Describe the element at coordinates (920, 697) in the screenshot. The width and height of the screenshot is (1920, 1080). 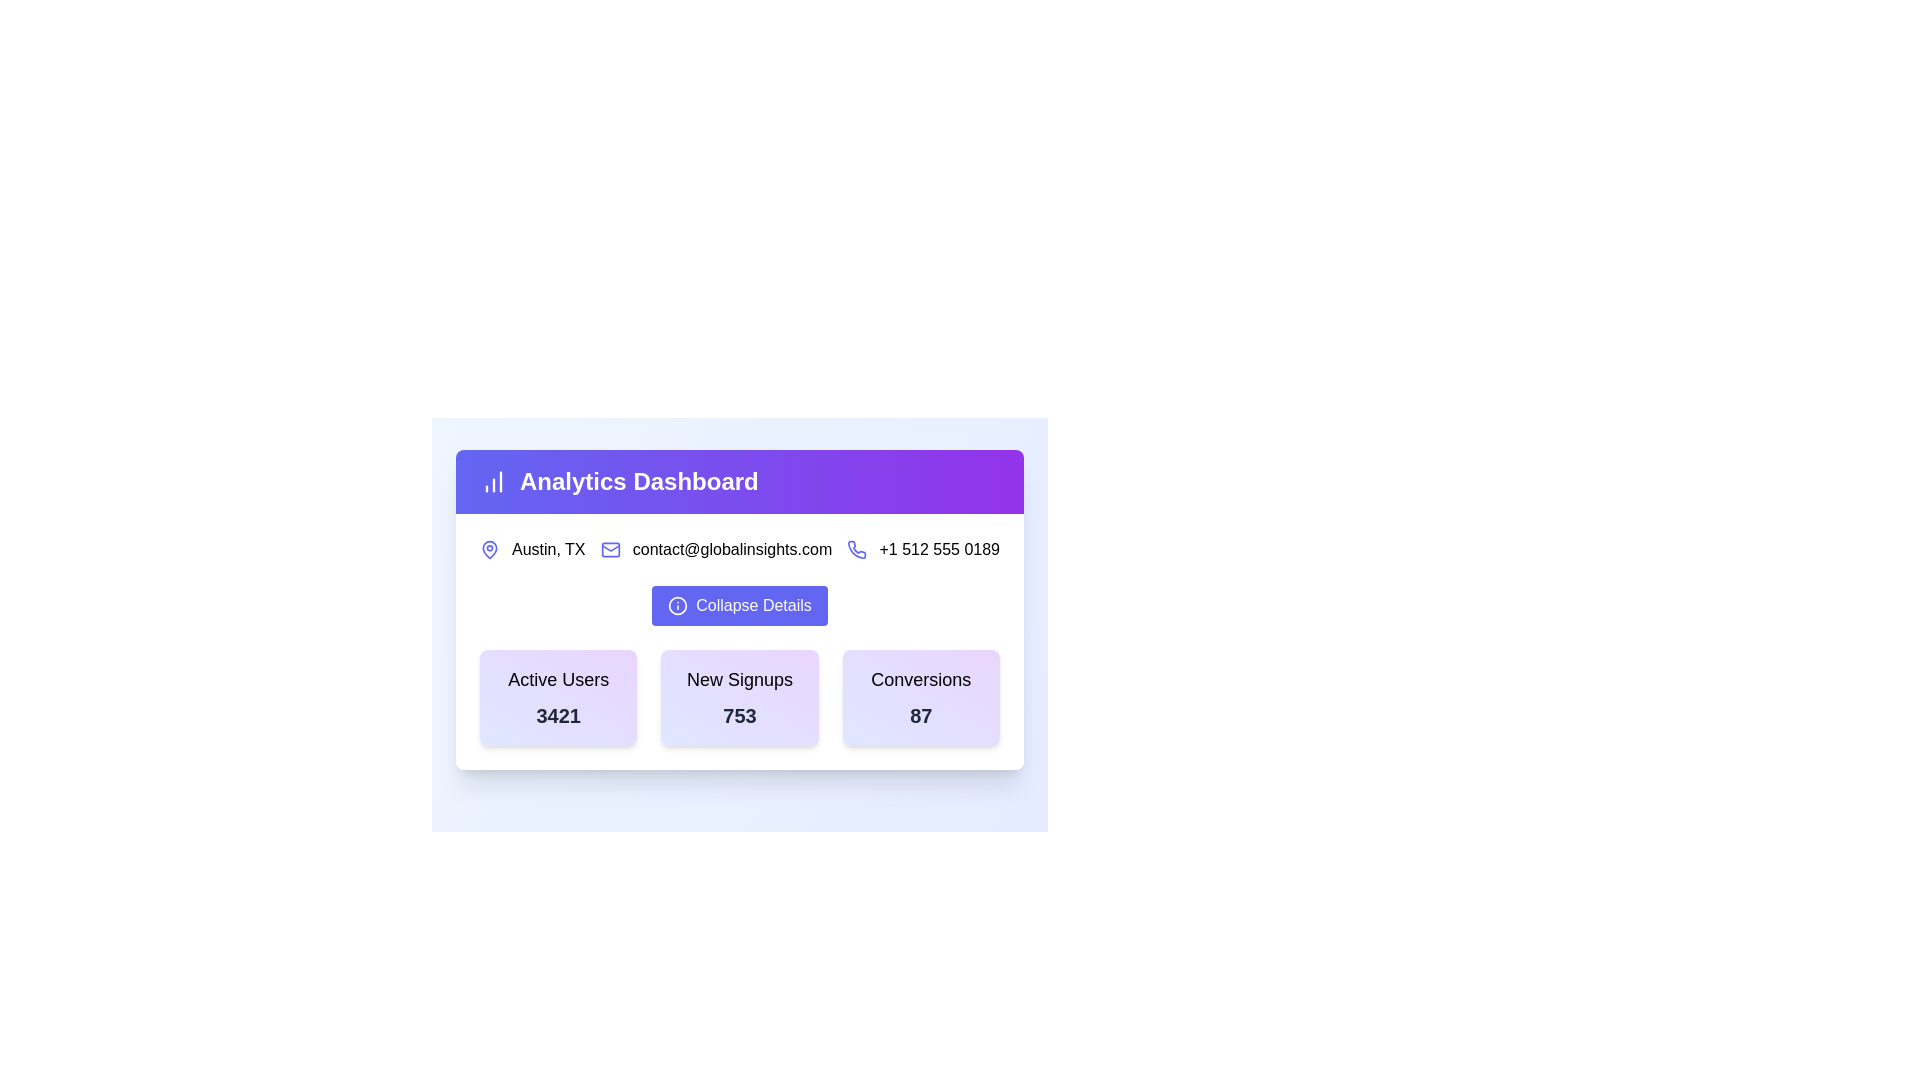
I see `the static informational panel displaying 'Conversions' with the quantity '87', located in the bottom-right corner of the grid layout` at that location.